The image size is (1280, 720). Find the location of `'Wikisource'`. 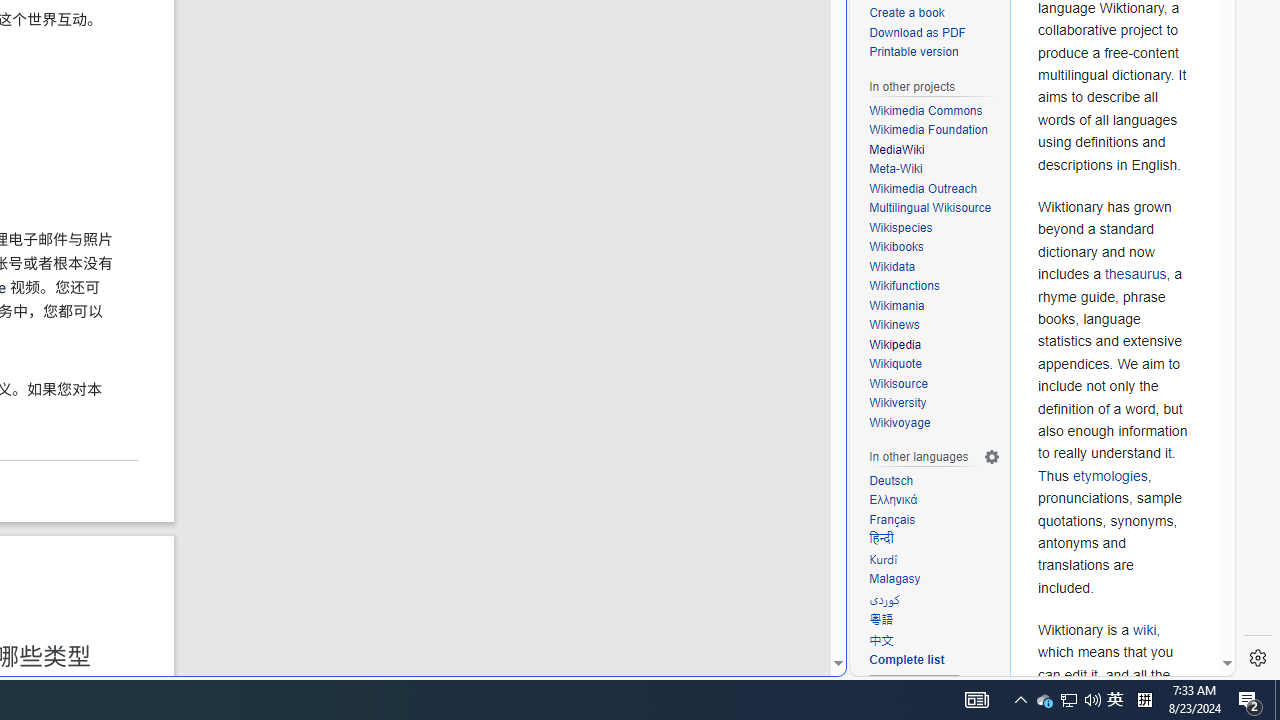

'Wikisource' is located at coordinates (897, 383).